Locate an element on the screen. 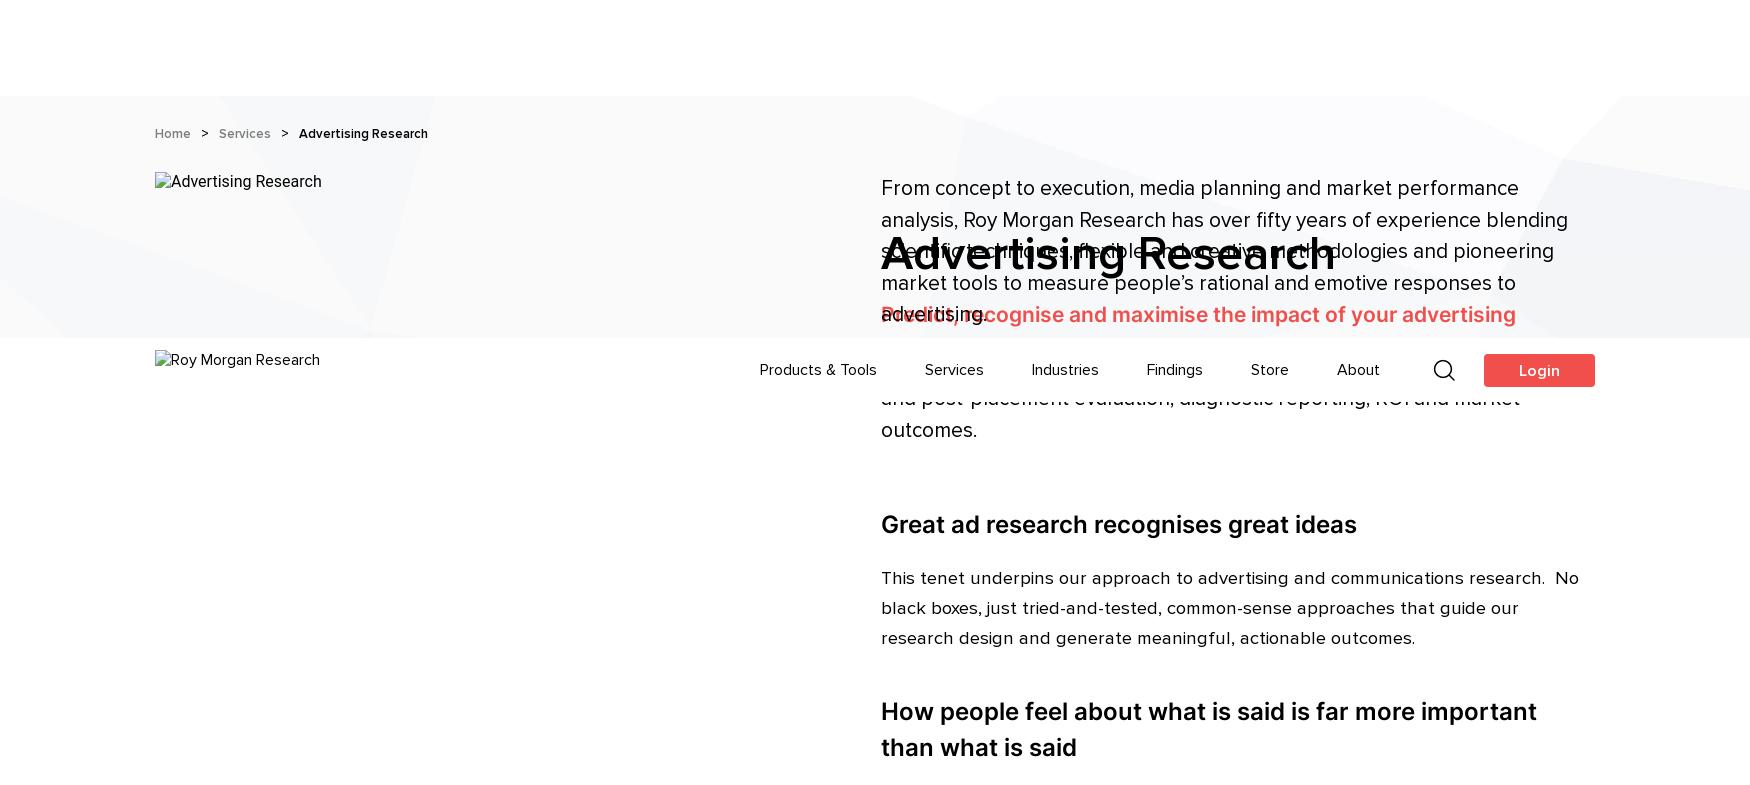 This screenshot has height=785, width=1750. 'About' is located at coordinates (1358, 30).